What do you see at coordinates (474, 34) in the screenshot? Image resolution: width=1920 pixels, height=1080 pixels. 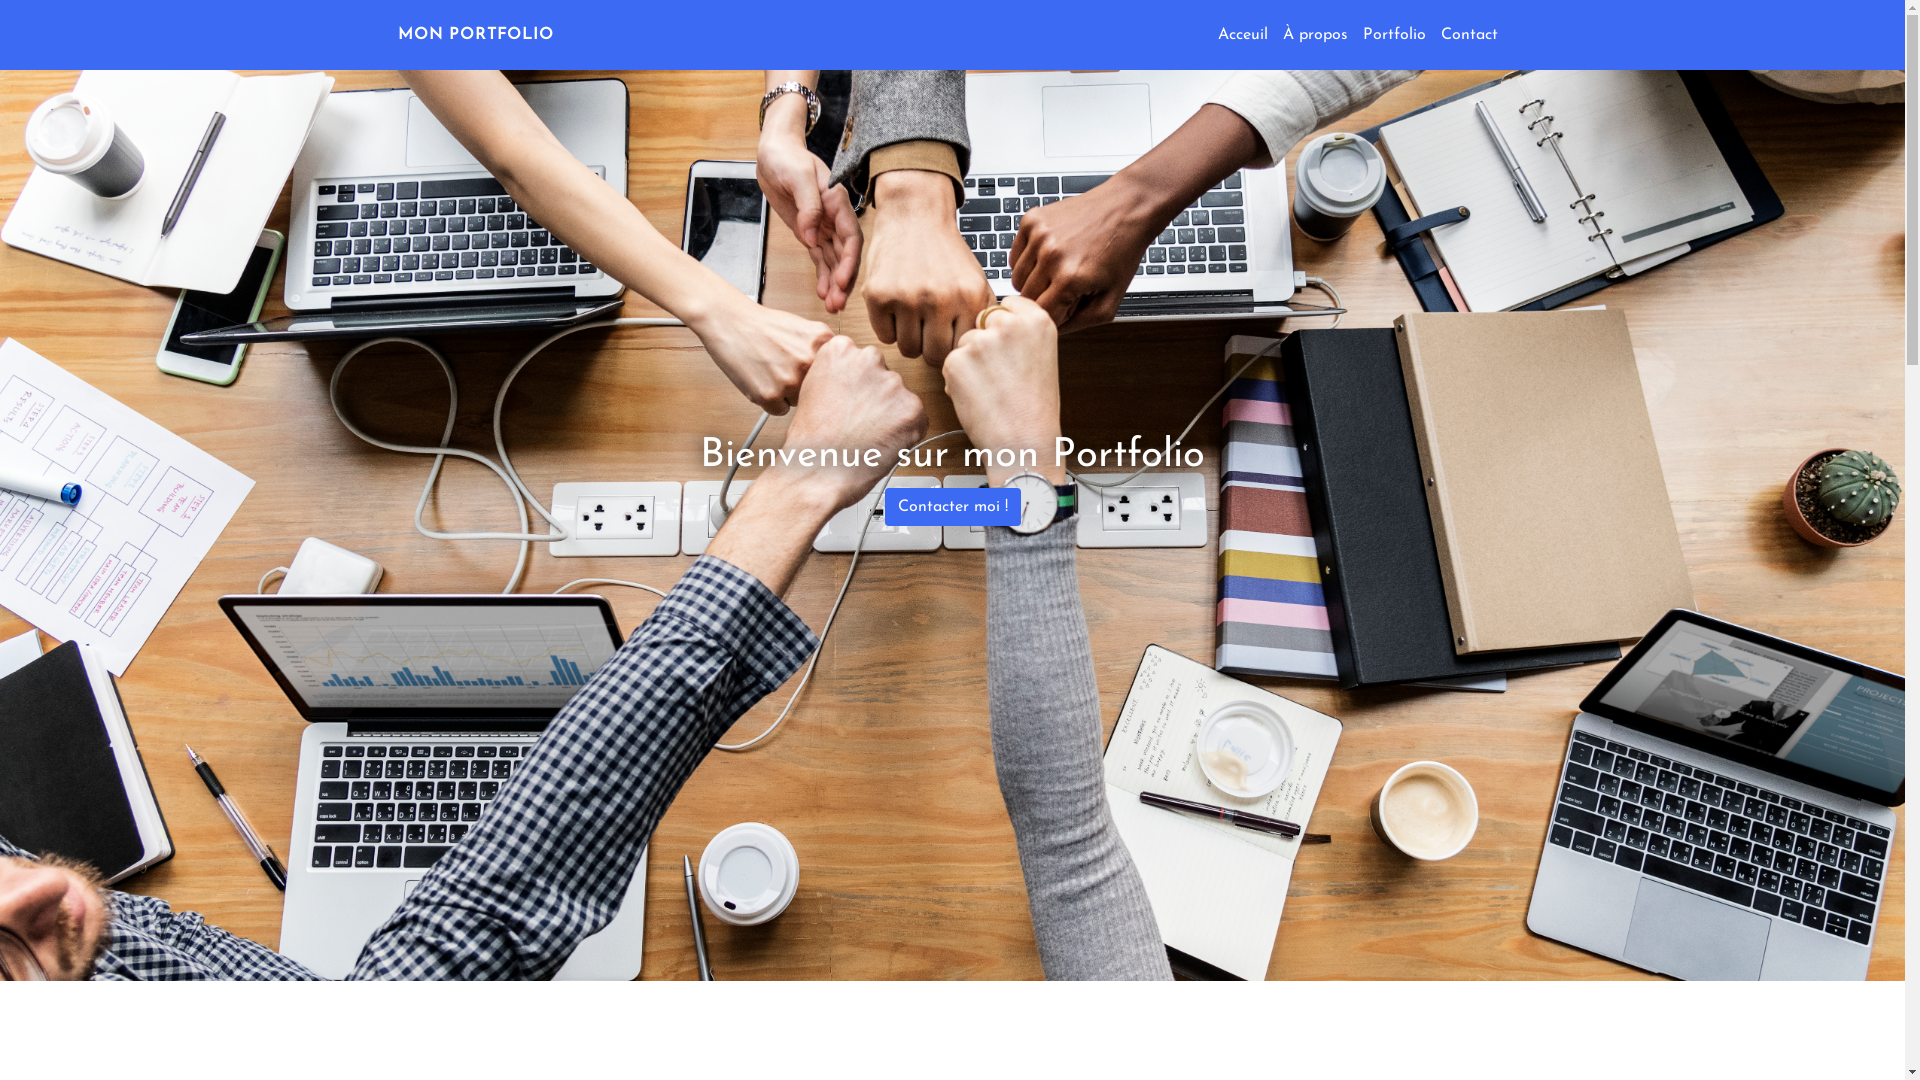 I see `'MON PORTFOLIO'` at bounding box center [474, 34].